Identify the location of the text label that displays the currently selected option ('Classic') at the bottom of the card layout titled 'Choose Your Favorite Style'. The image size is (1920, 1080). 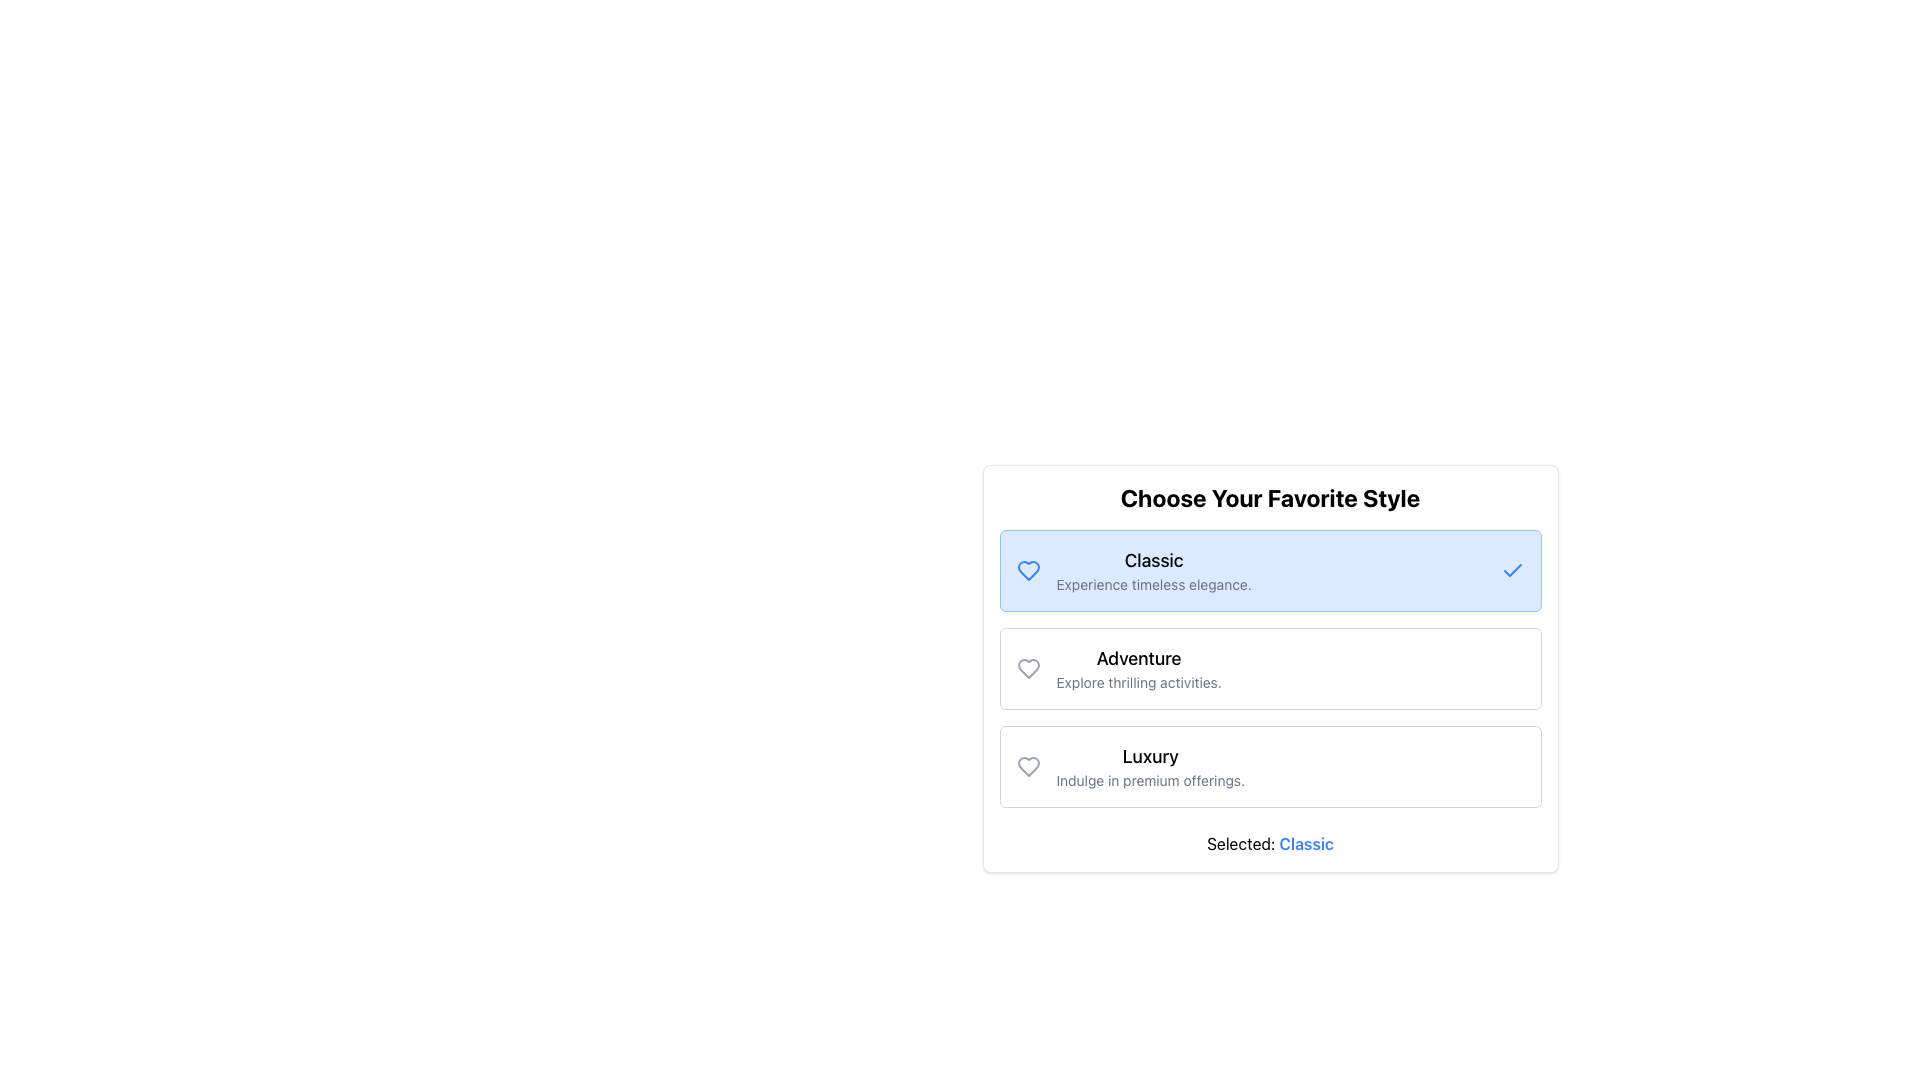
(1269, 844).